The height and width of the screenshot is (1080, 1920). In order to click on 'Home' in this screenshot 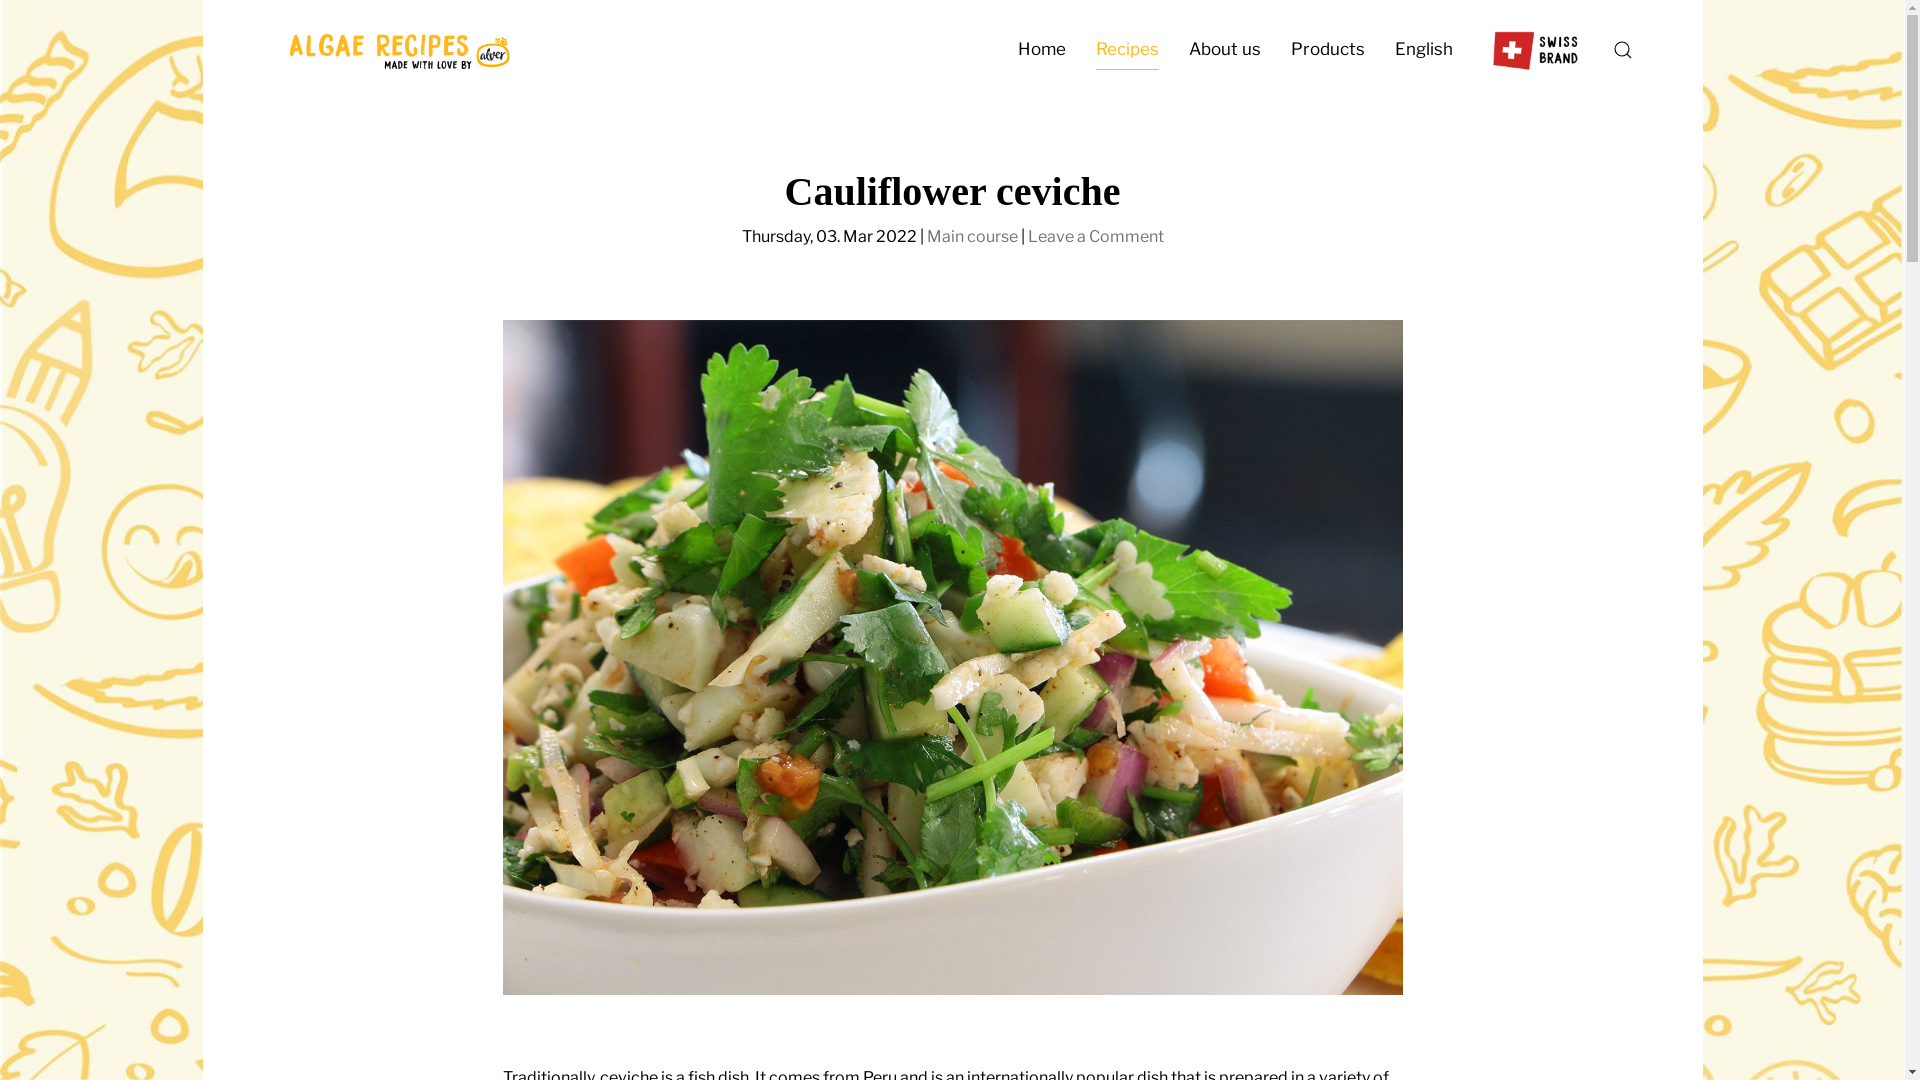, I will do `click(1040, 49)`.